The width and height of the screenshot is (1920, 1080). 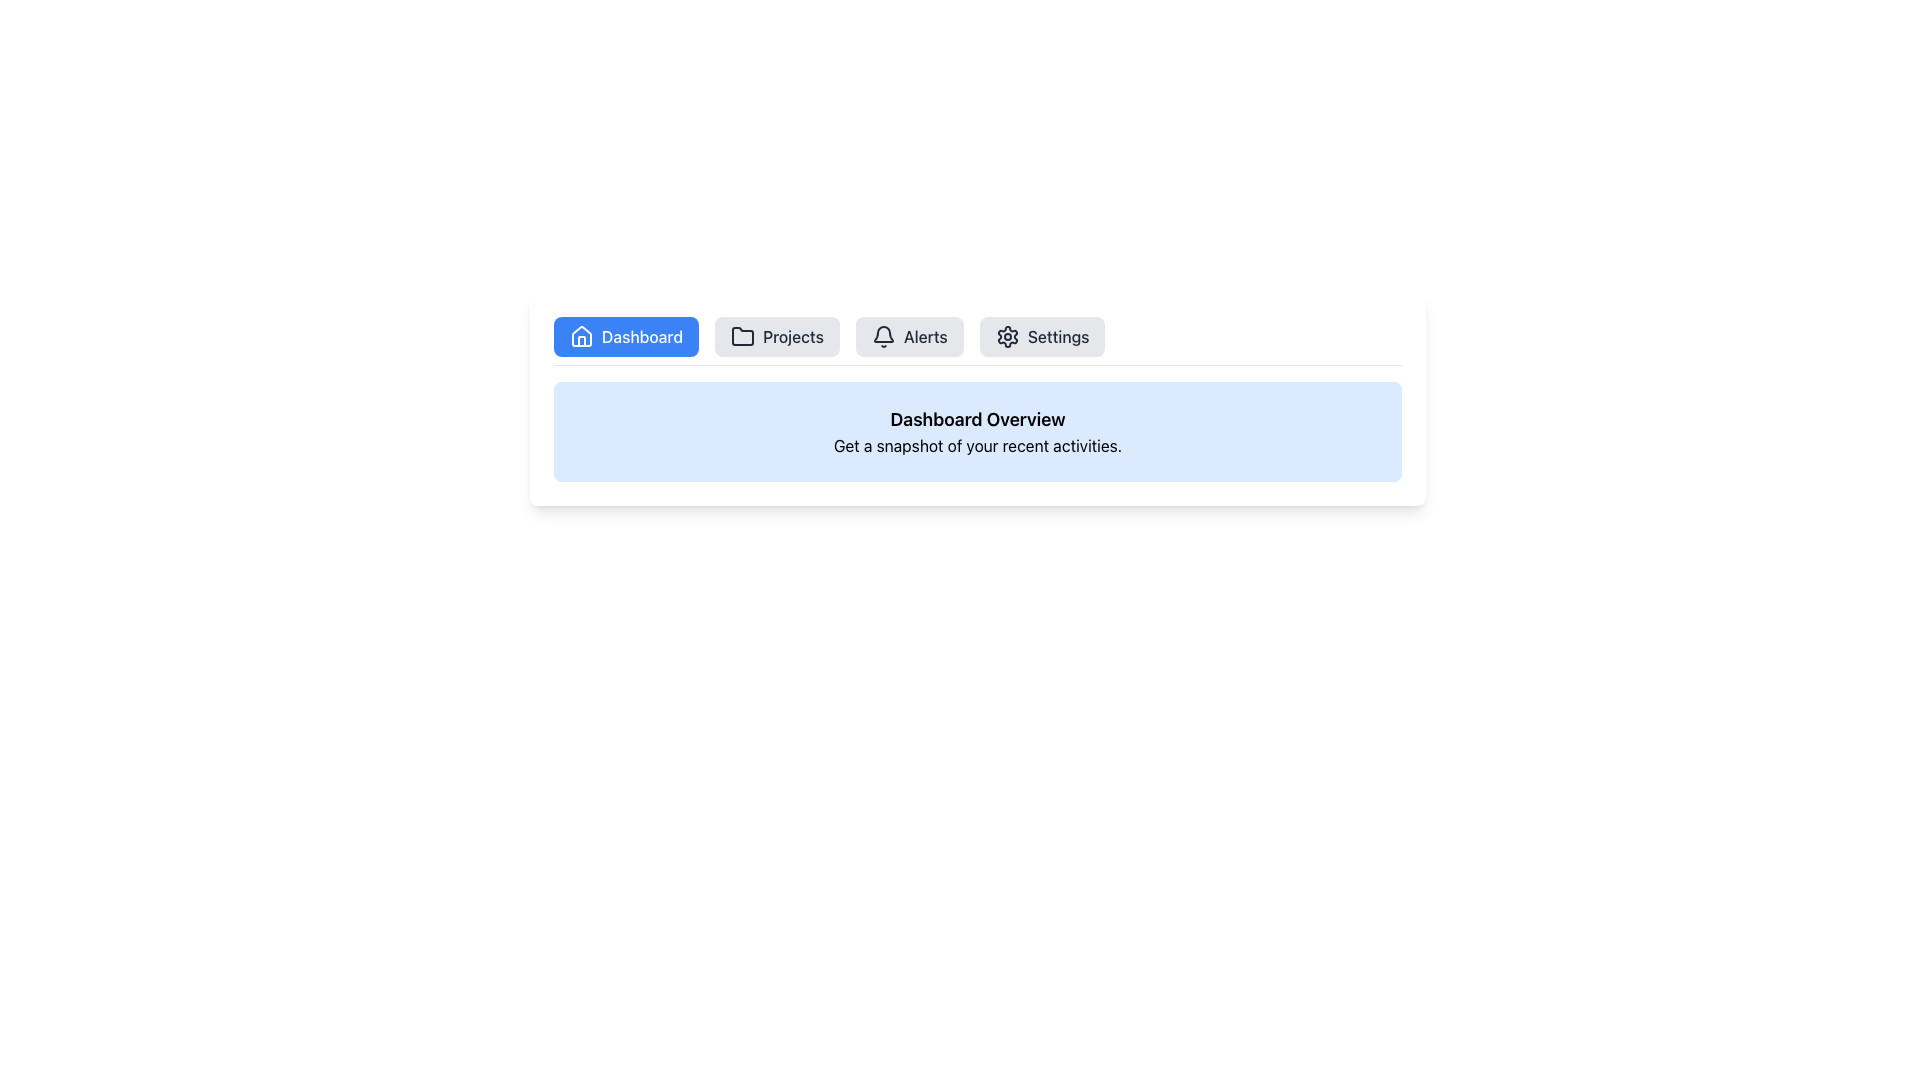 What do you see at coordinates (742, 335) in the screenshot?
I see `the folder icon located in the navigation bar, which is positioned directly to the right of the 'Dashboard' button` at bounding box center [742, 335].